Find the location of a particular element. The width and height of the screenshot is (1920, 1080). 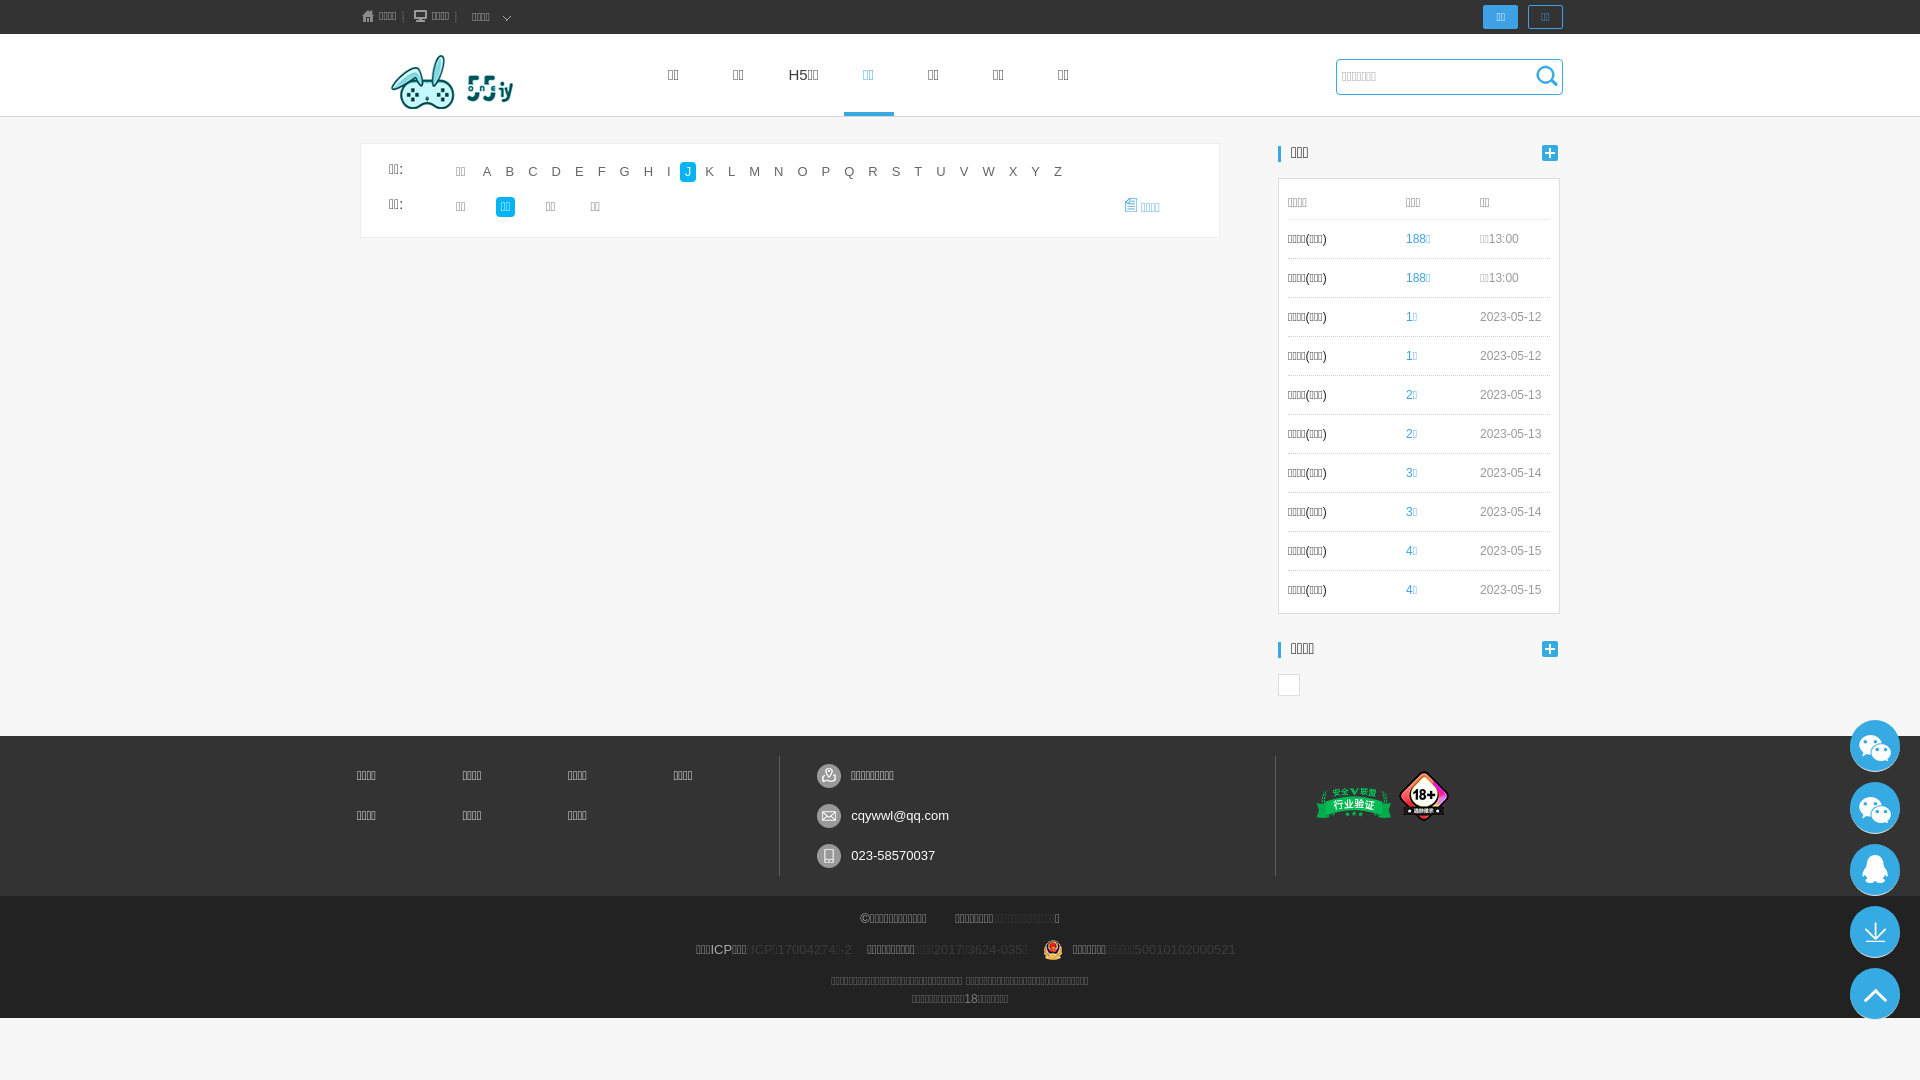

'M' is located at coordinates (753, 171).